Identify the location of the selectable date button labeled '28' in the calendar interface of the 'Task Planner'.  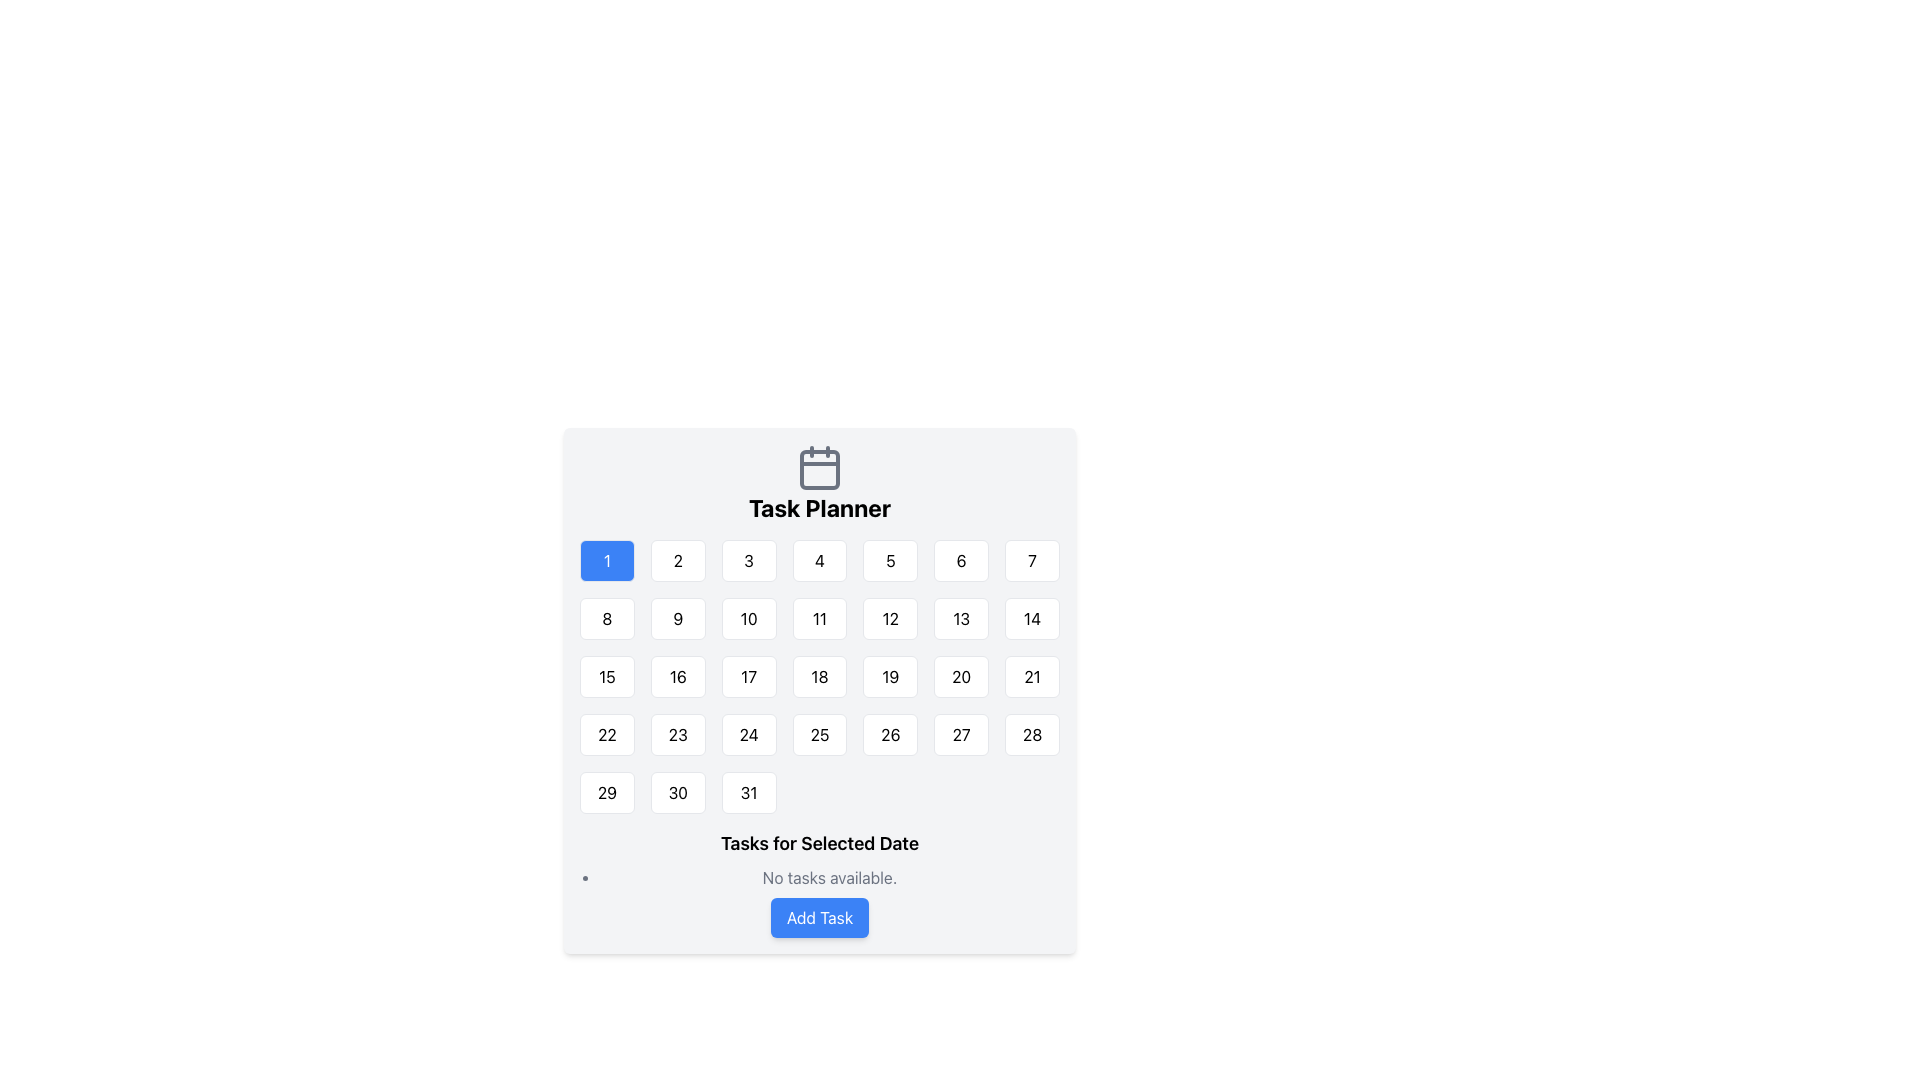
(1032, 735).